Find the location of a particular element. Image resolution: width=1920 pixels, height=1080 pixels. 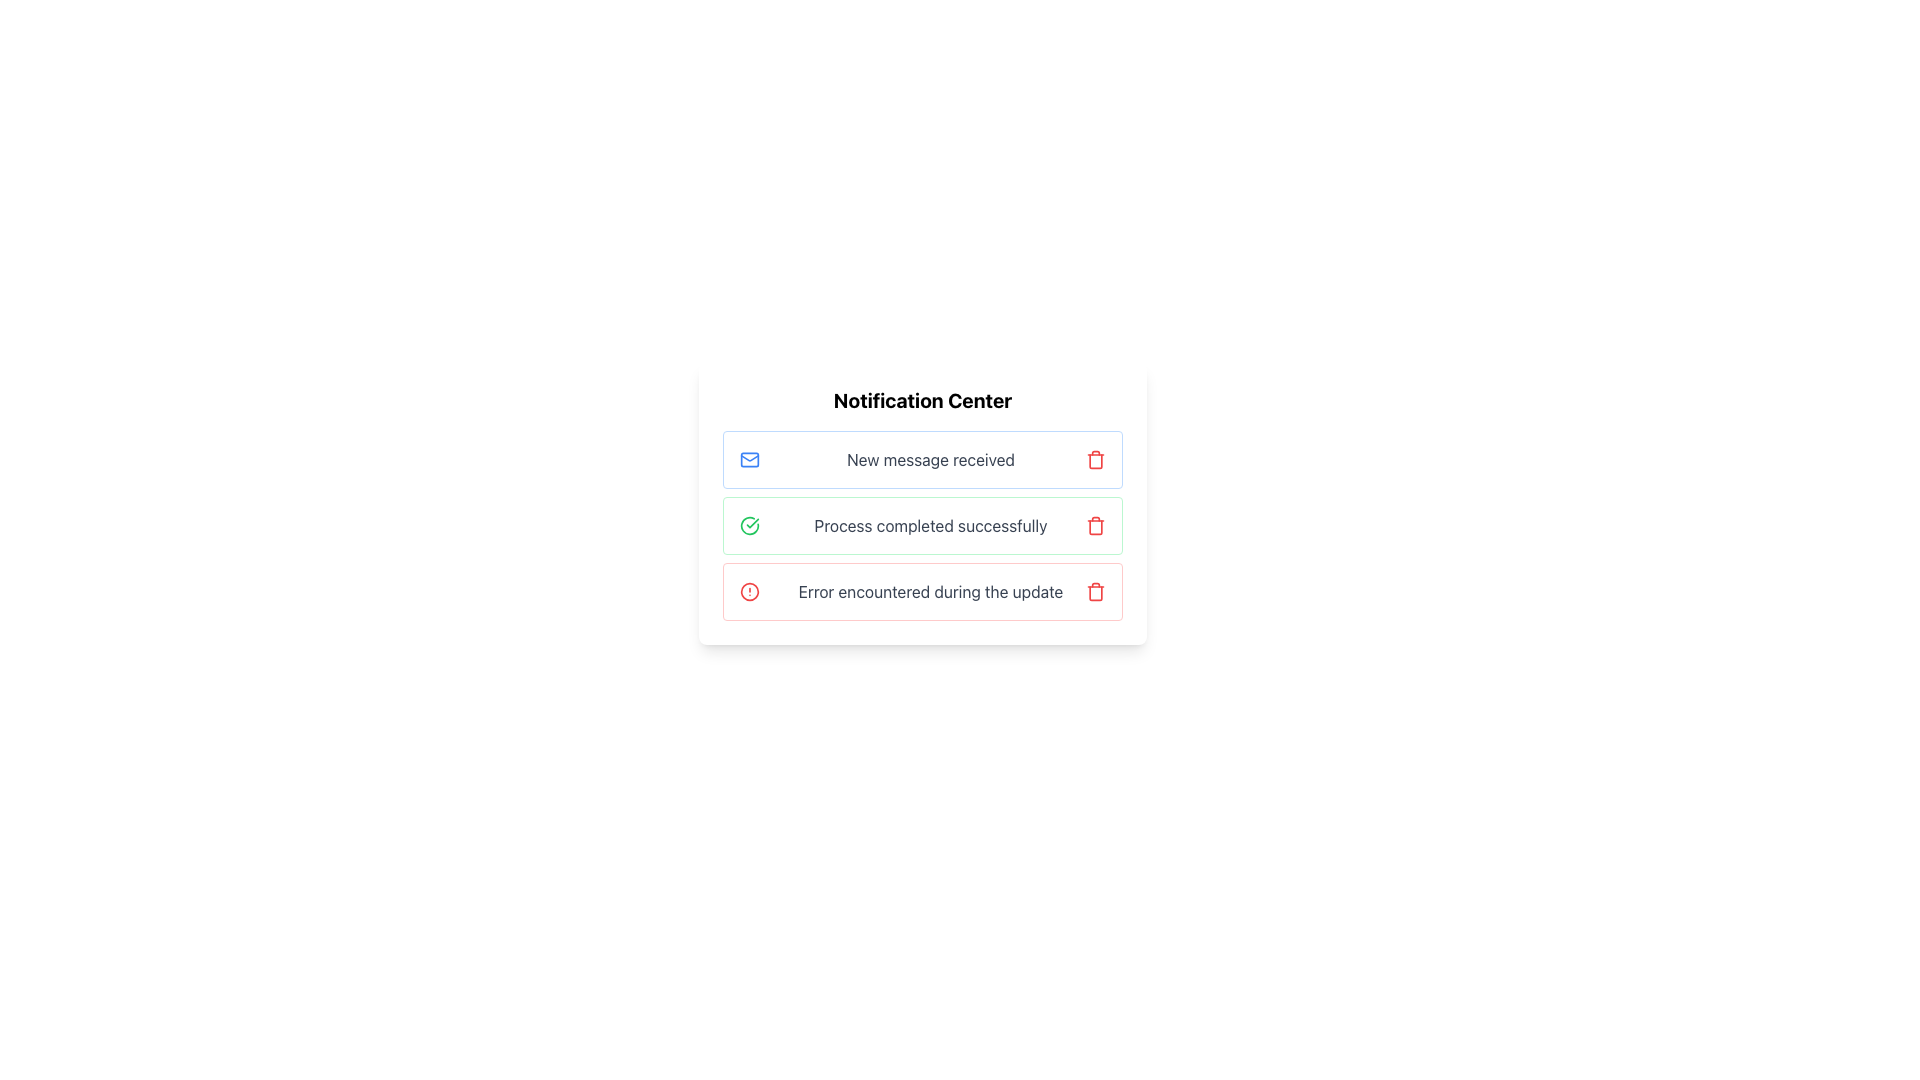

the deletion button located in the notification message box labeled 'Process completed successfully' to trigger styling effects is located at coordinates (1094, 524).